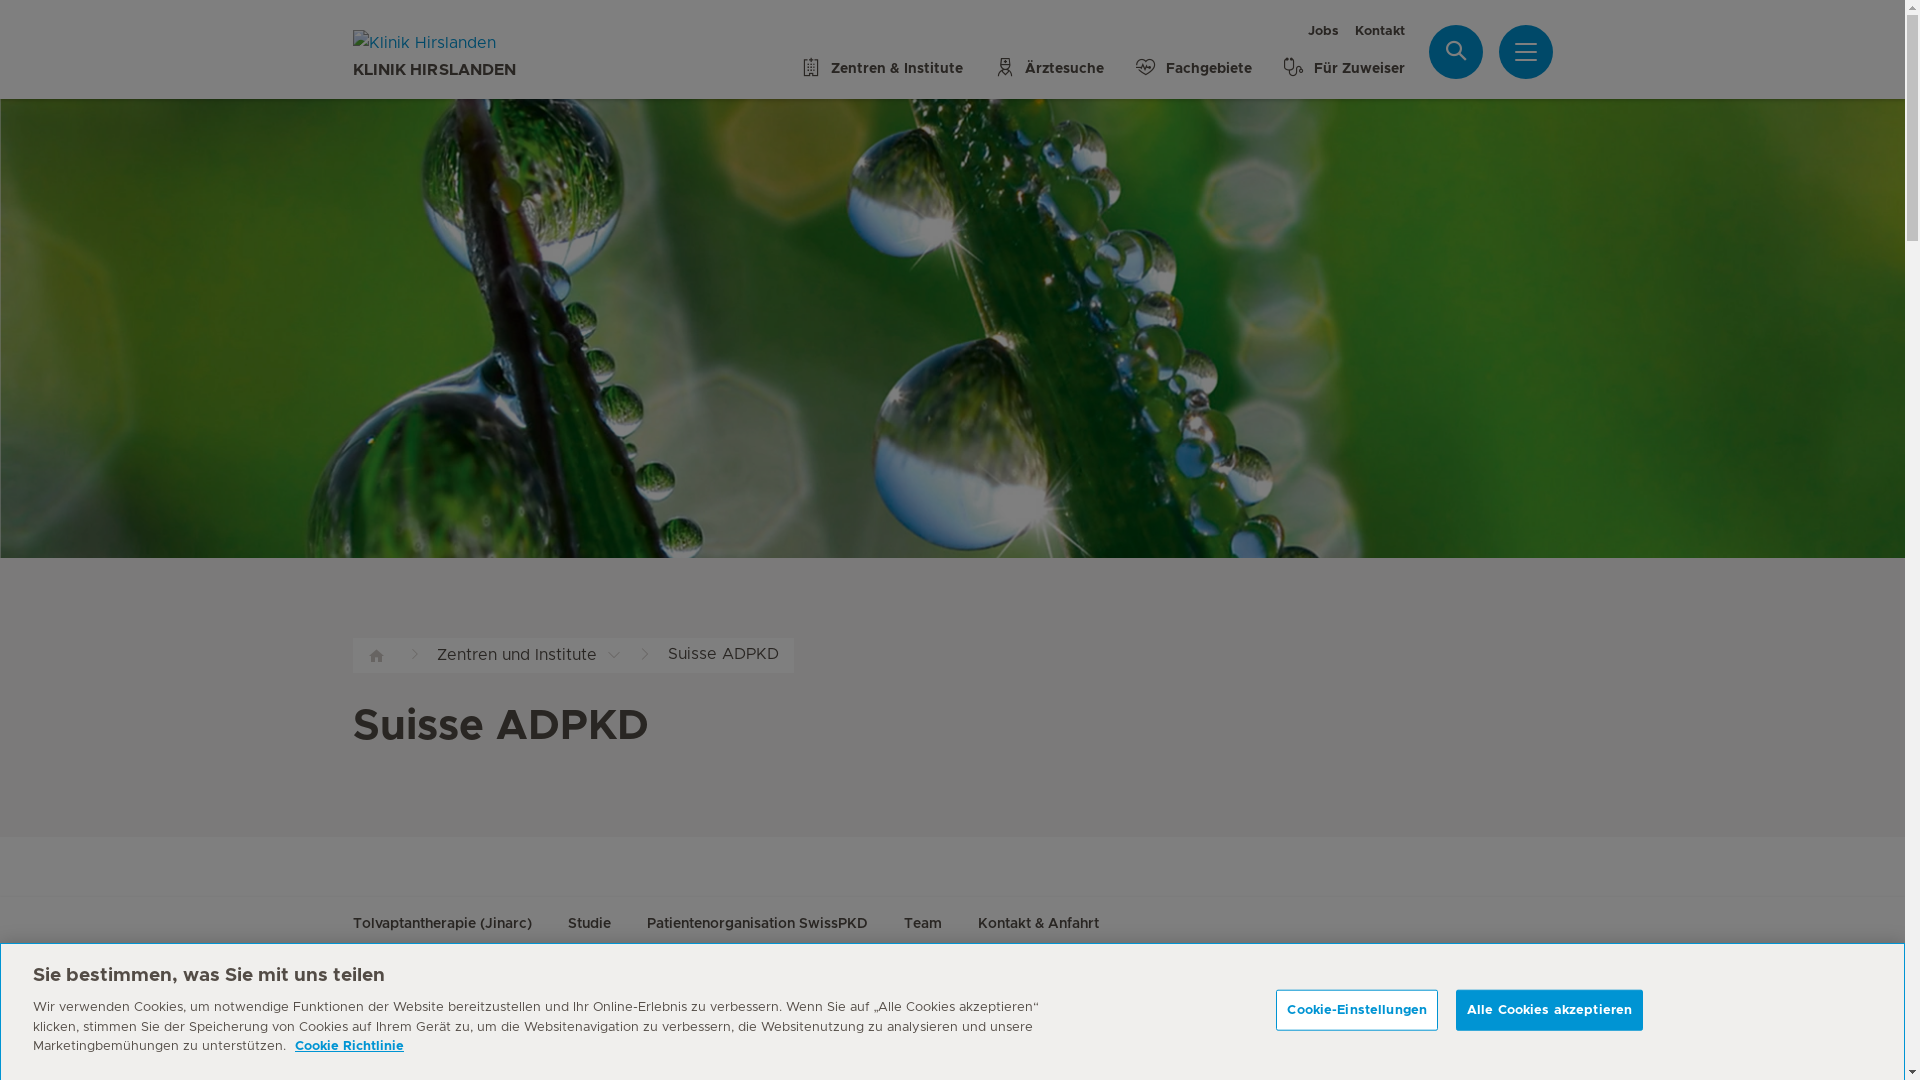 This screenshot has width=1920, height=1080. I want to click on 'Kontakt', so click(1377, 31).